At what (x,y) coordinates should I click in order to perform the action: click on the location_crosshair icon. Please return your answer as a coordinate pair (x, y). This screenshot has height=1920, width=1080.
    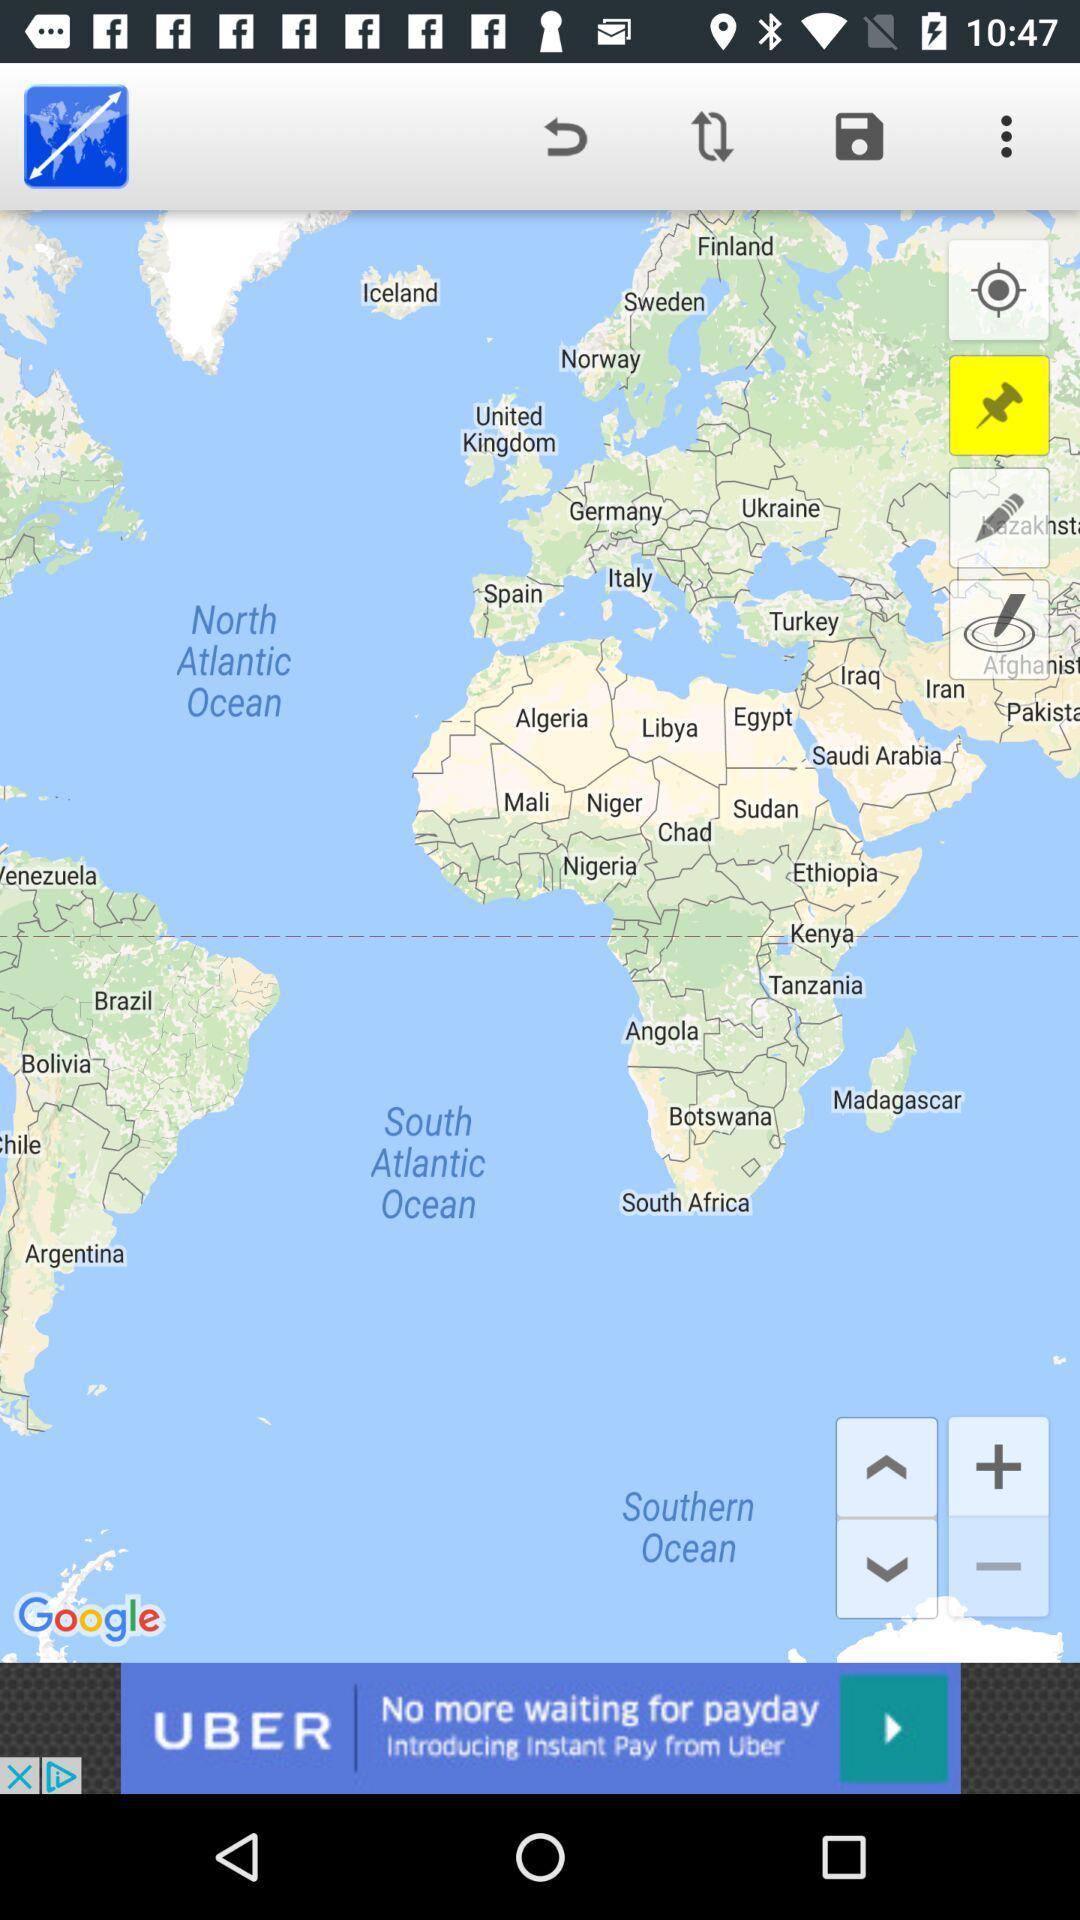
    Looking at the image, I should click on (998, 290).